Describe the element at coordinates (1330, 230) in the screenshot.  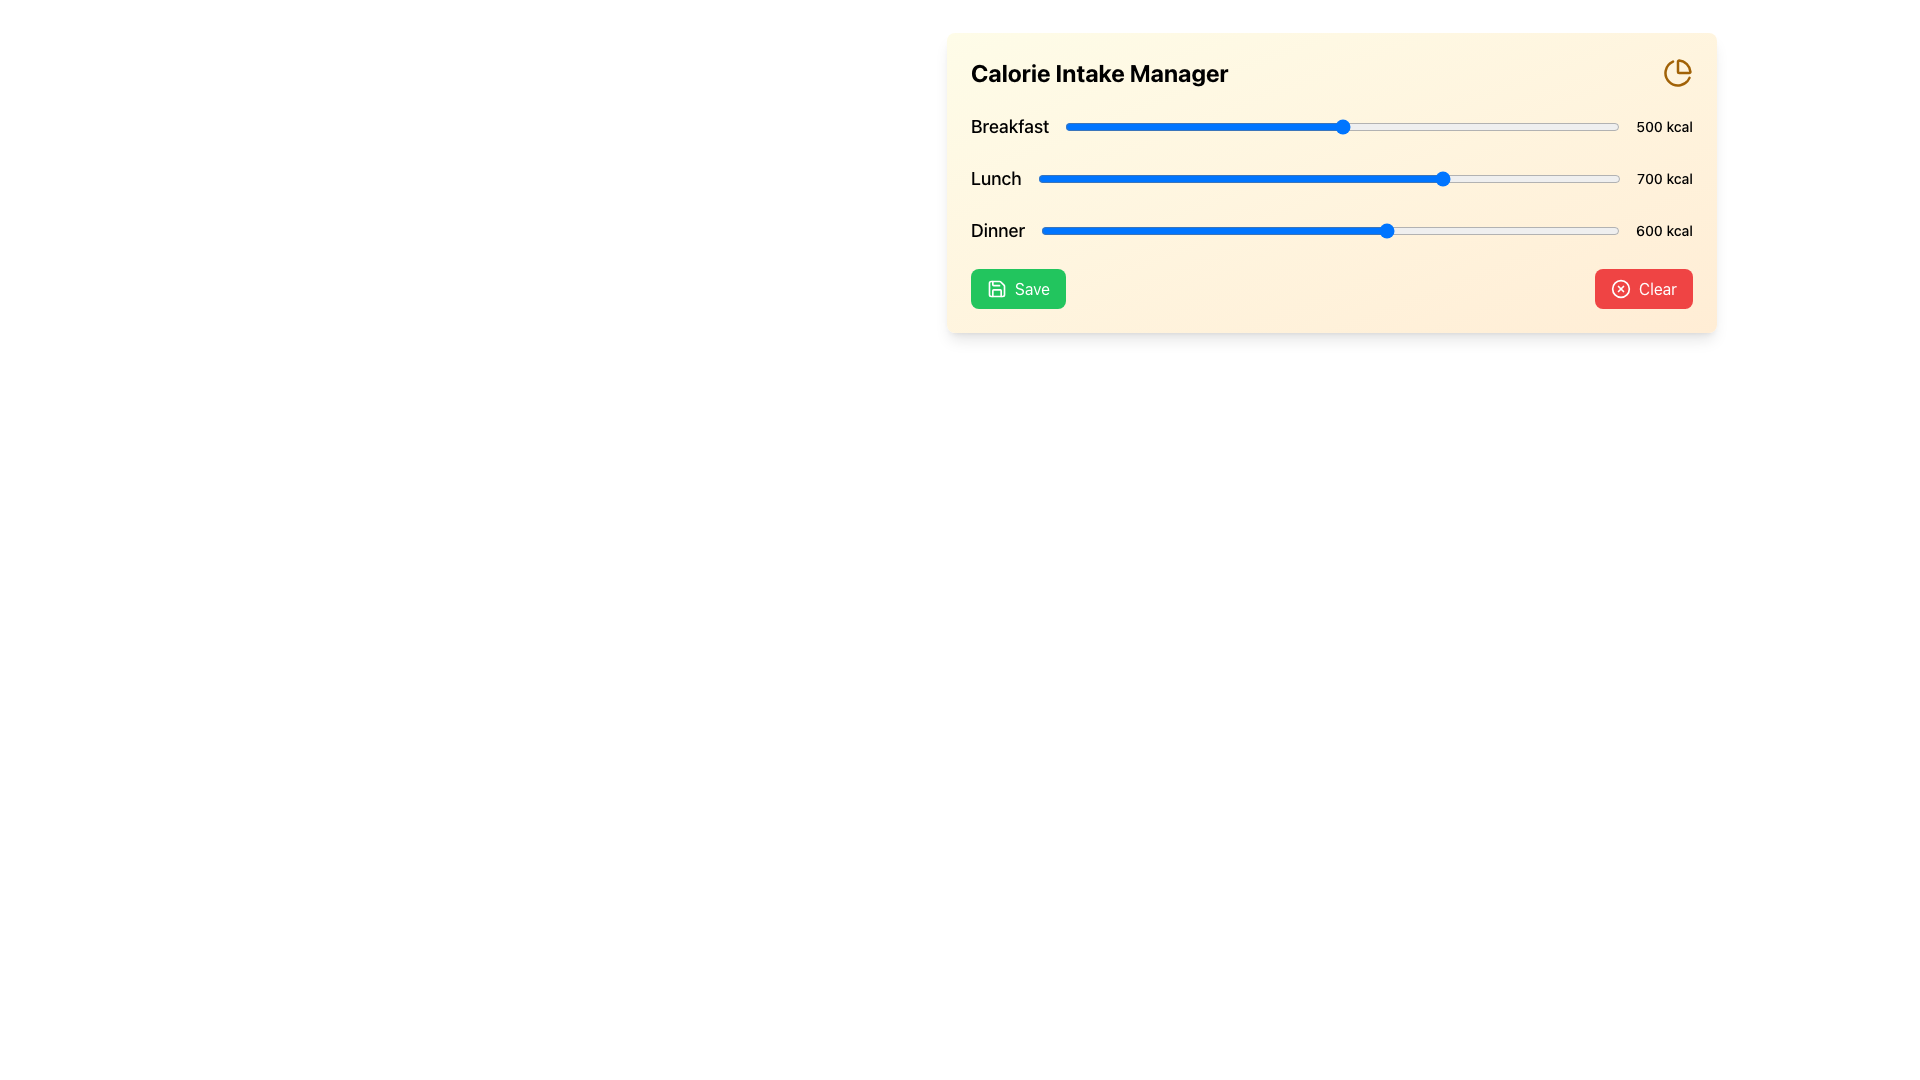
I see `the Range Slider element that is visually represented with a gradient bar transitioning from green to darker green, positioned between the label 'Dinner' and the value '600 kcal'` at that location.